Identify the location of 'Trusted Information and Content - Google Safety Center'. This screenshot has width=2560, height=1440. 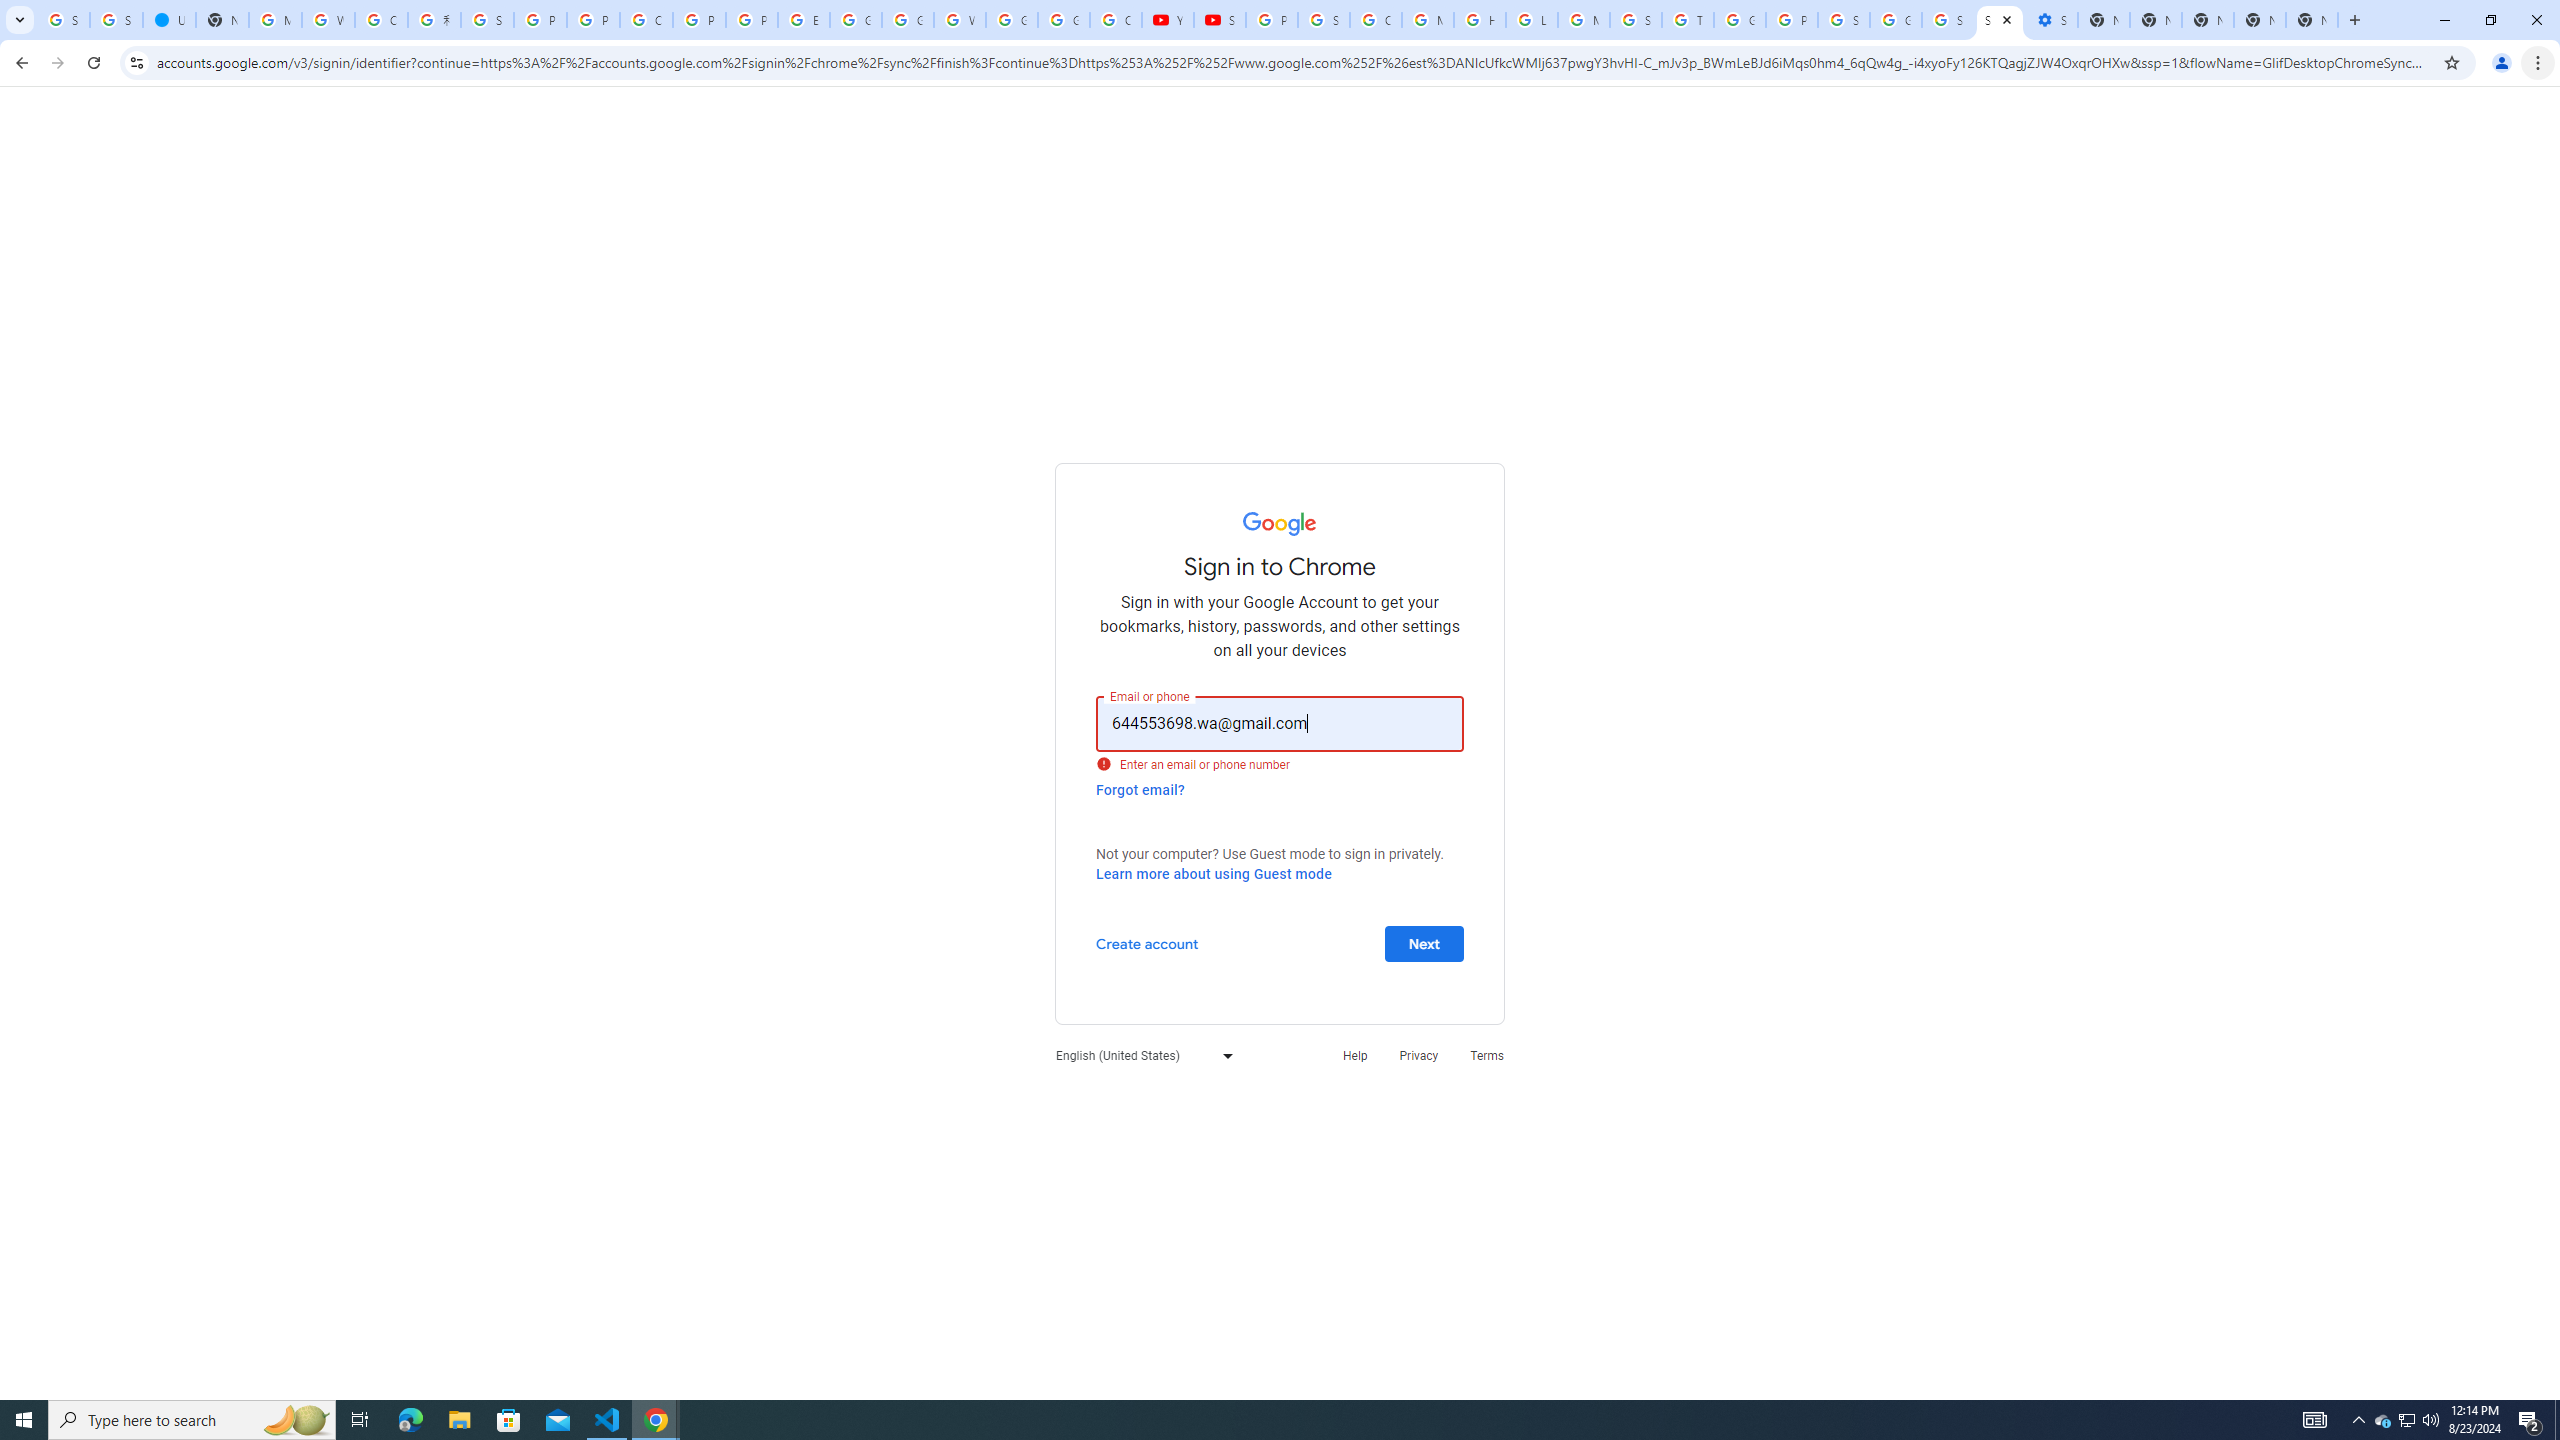
(1687, 19).